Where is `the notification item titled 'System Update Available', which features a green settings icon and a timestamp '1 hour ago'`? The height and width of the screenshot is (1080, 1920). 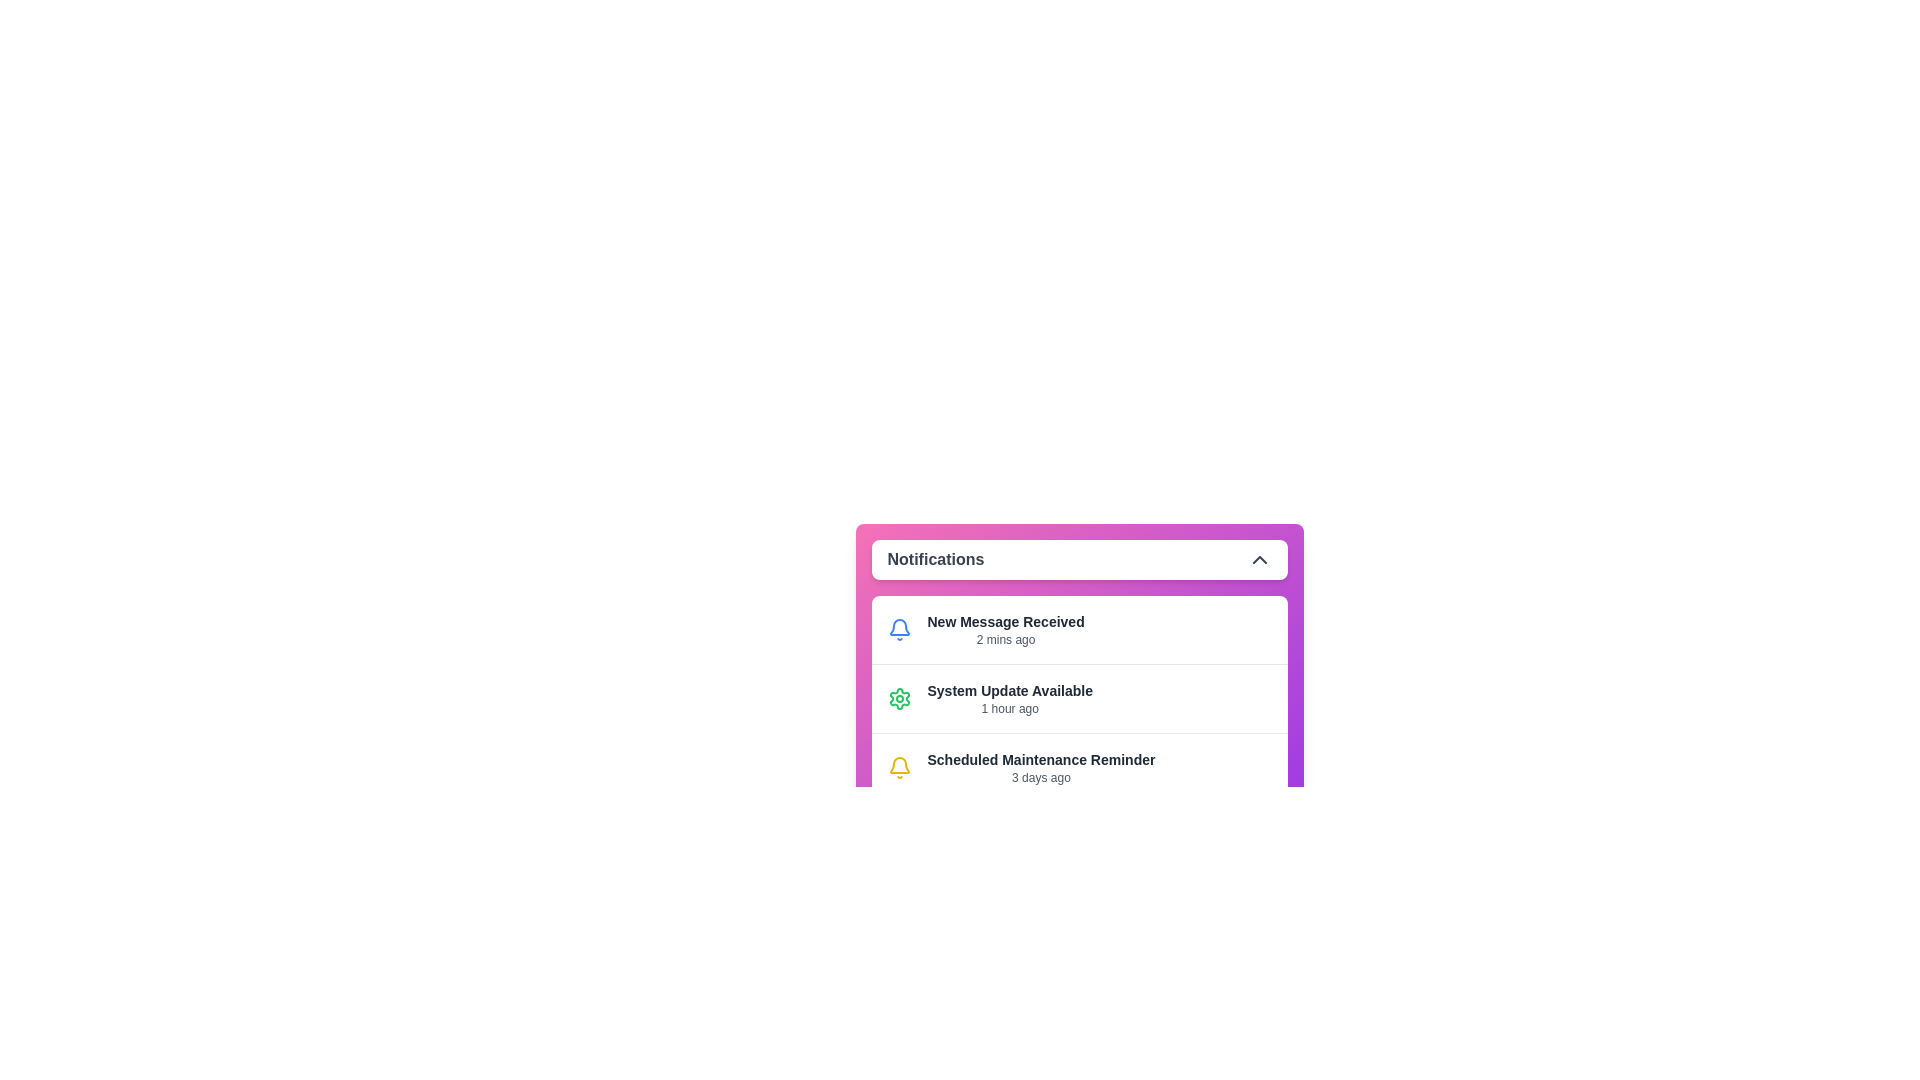 the notification item titled 'System Update Available', which features a green settings icon and a timestamp '1 hour ago' is located at coordinates (1078, 697).